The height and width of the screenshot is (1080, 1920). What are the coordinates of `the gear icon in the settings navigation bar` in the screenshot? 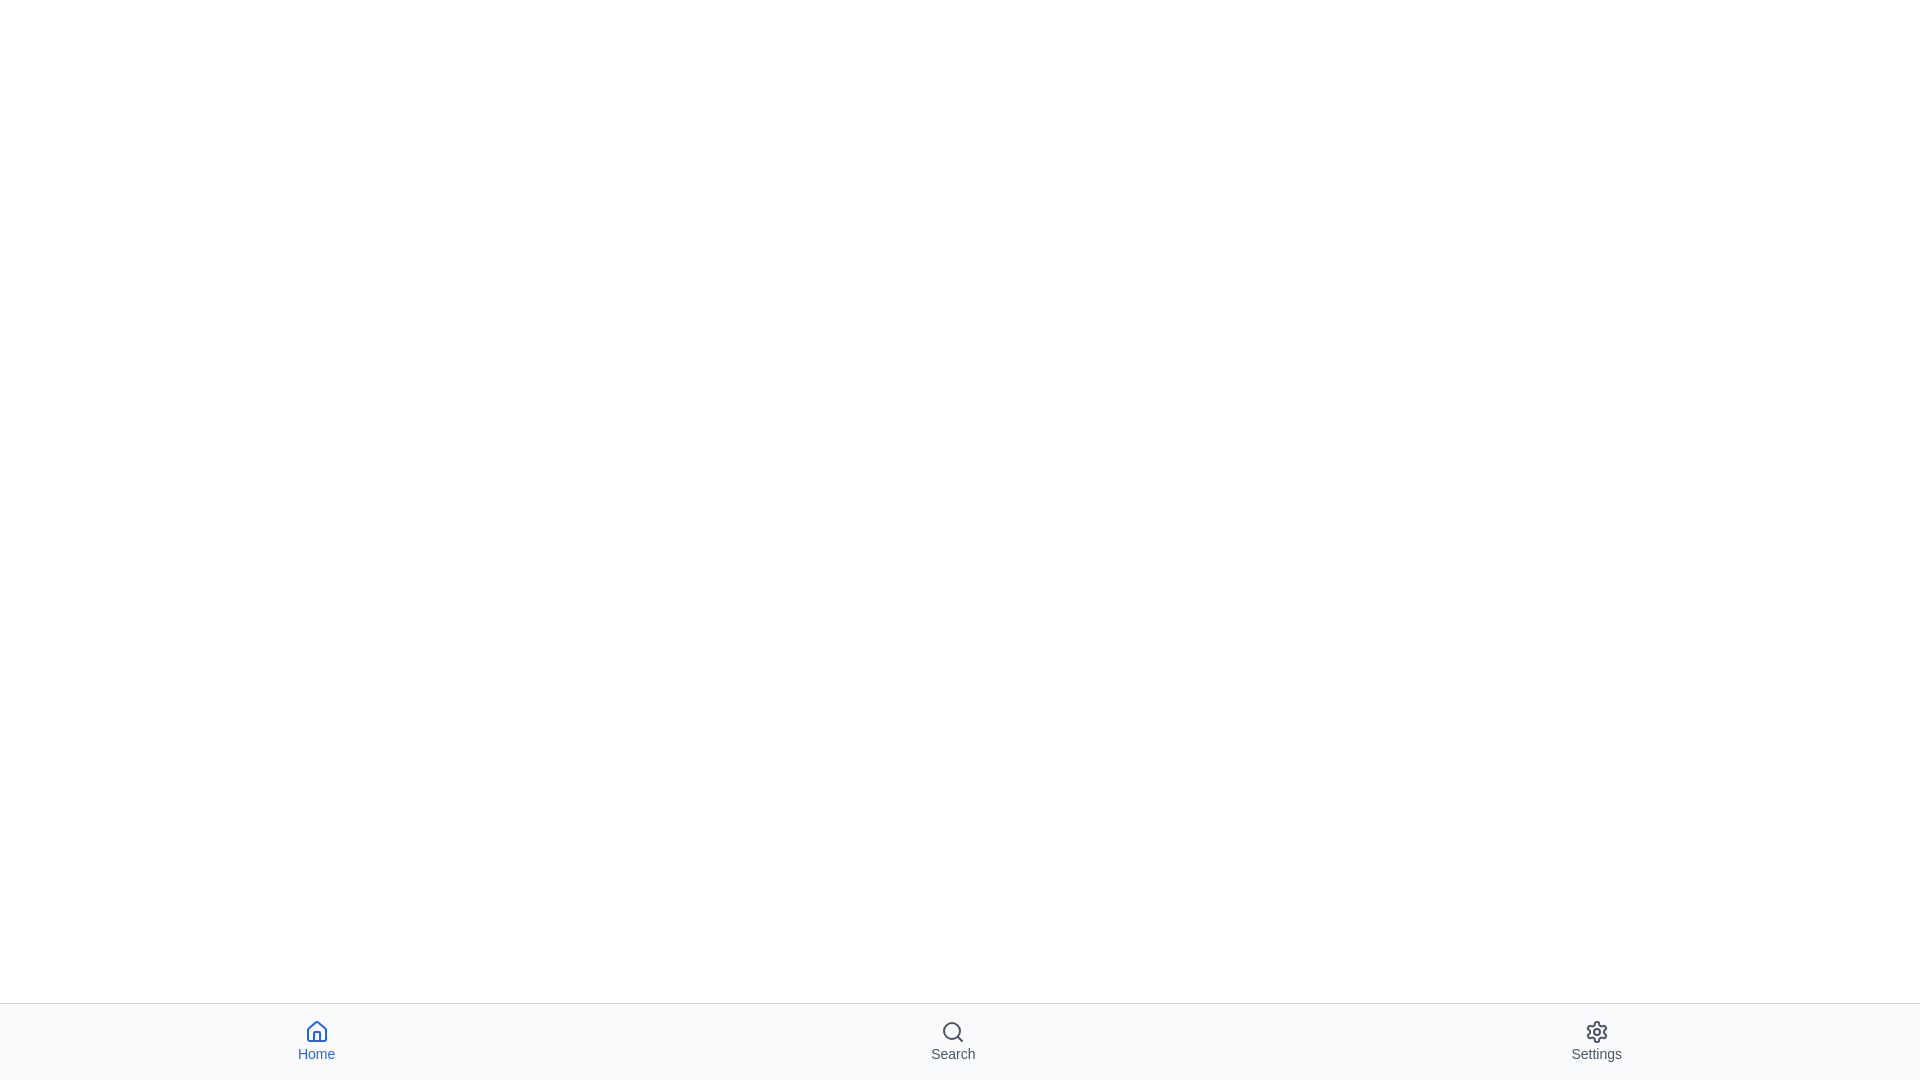 It's located at (1595, 1032).